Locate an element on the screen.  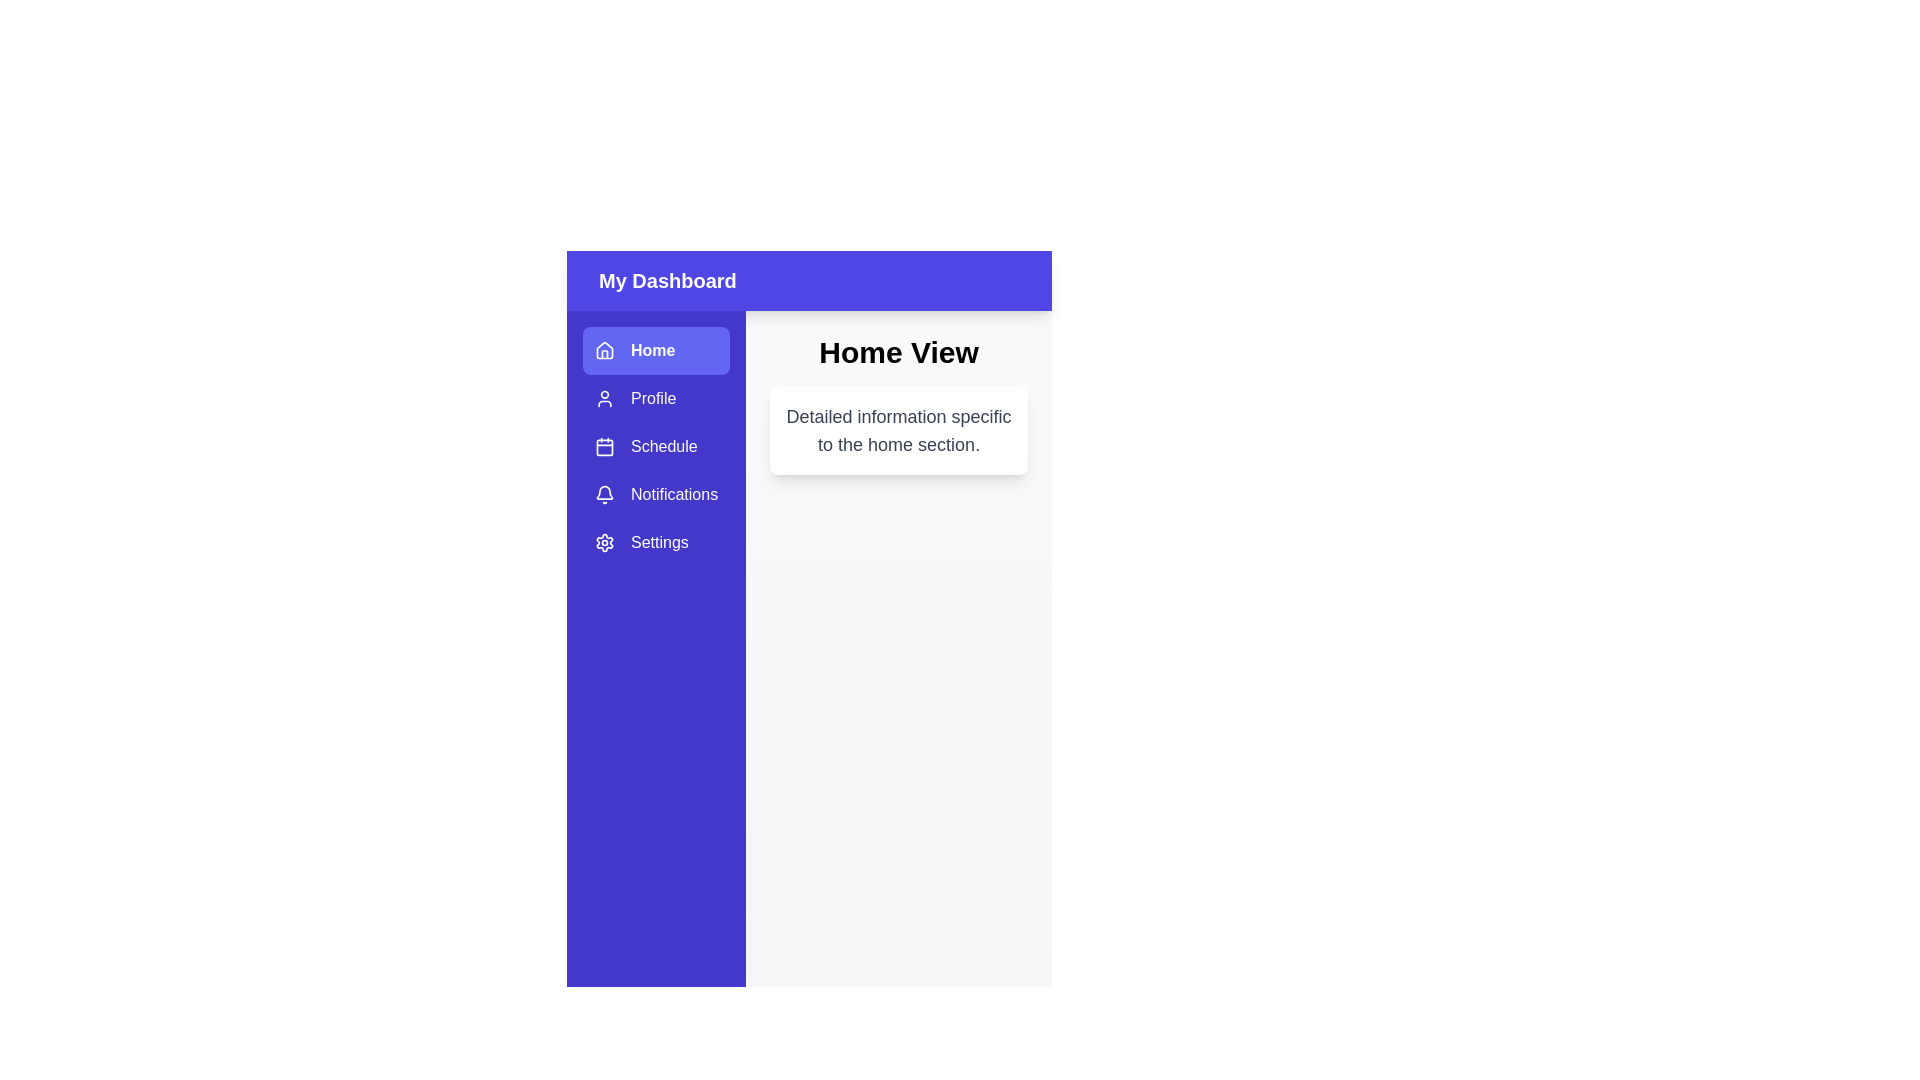
the sidebar item labeled Schedule to reveal its tooltip or highlight is located at coordinates (656, 446).